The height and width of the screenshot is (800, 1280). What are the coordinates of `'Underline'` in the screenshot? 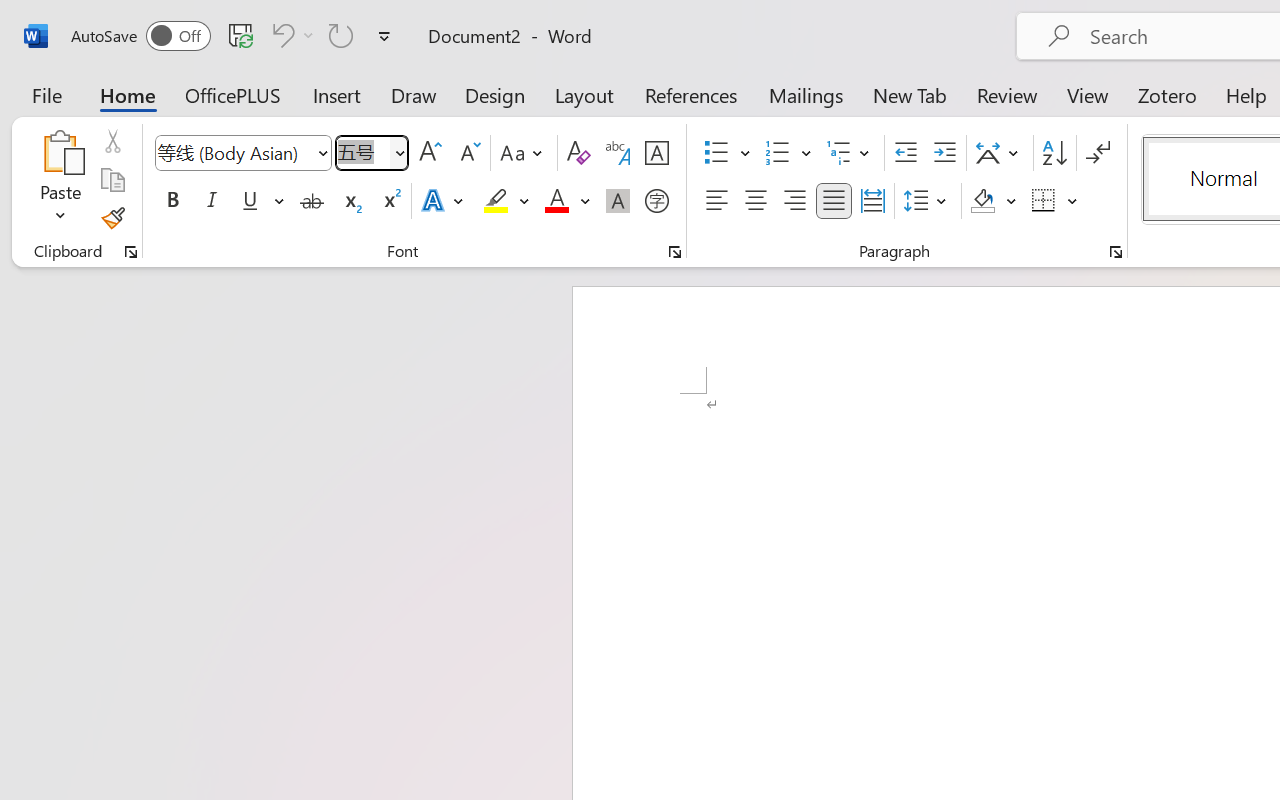 It's located at (249, 201).